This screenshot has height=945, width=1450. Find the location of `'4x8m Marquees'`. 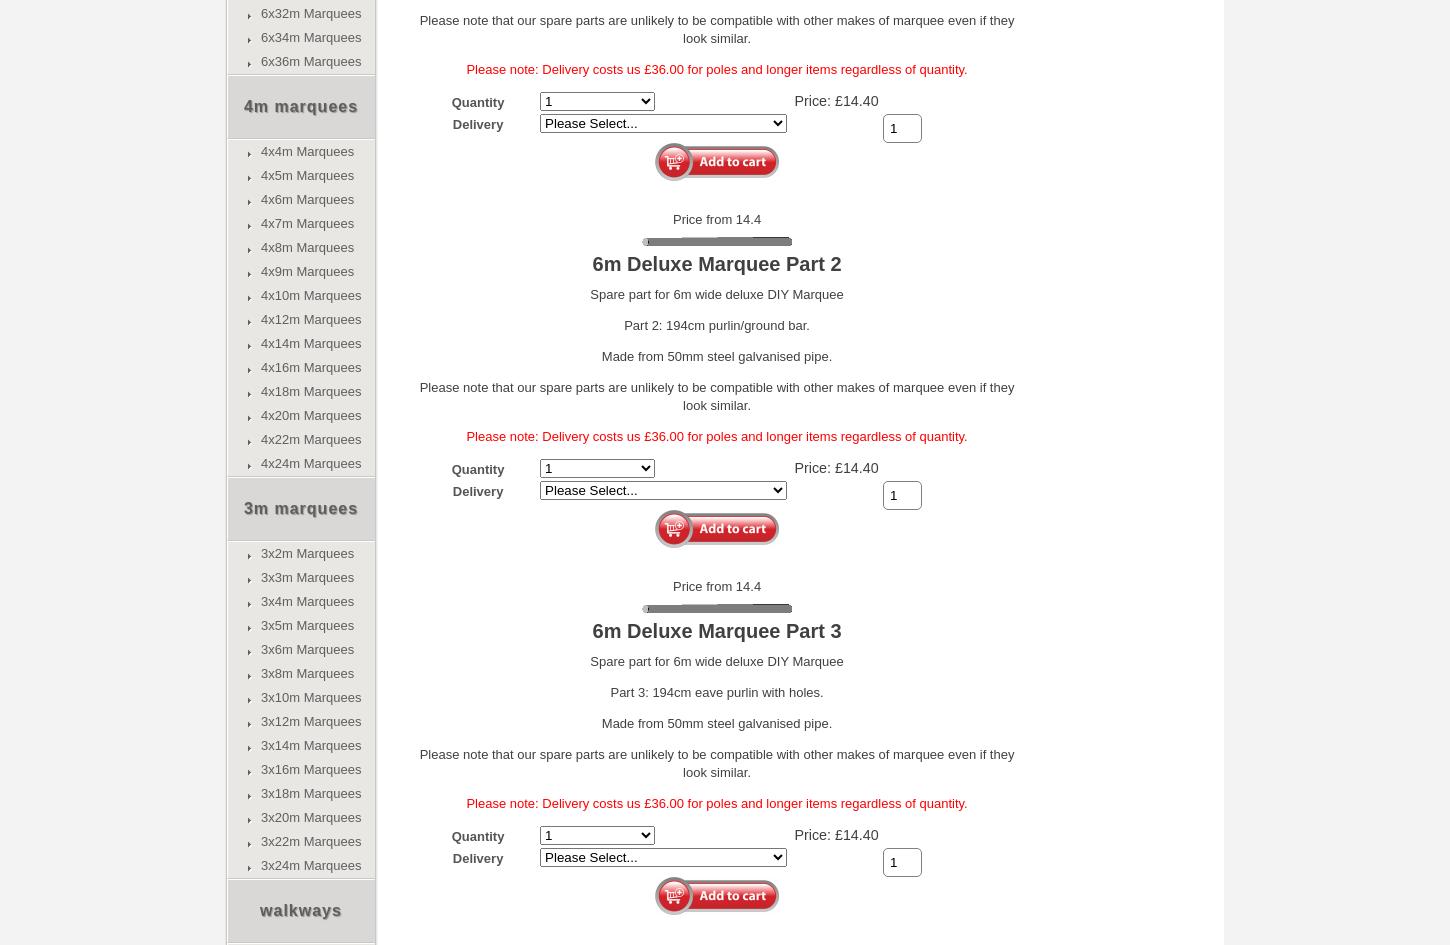

'4x8m Marquees' is located at coordinates (261, 246).